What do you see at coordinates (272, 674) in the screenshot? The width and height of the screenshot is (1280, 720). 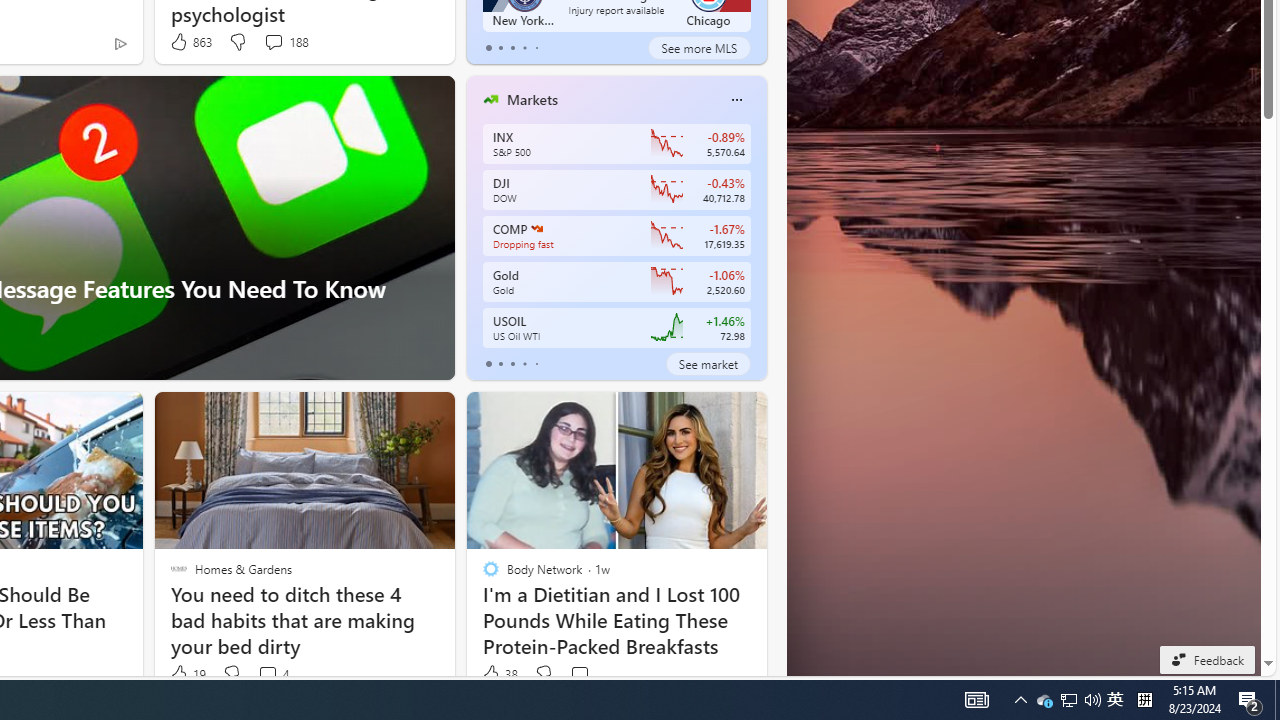 I see `'View comments 4 Comment'` at bounding box center [272, 674].